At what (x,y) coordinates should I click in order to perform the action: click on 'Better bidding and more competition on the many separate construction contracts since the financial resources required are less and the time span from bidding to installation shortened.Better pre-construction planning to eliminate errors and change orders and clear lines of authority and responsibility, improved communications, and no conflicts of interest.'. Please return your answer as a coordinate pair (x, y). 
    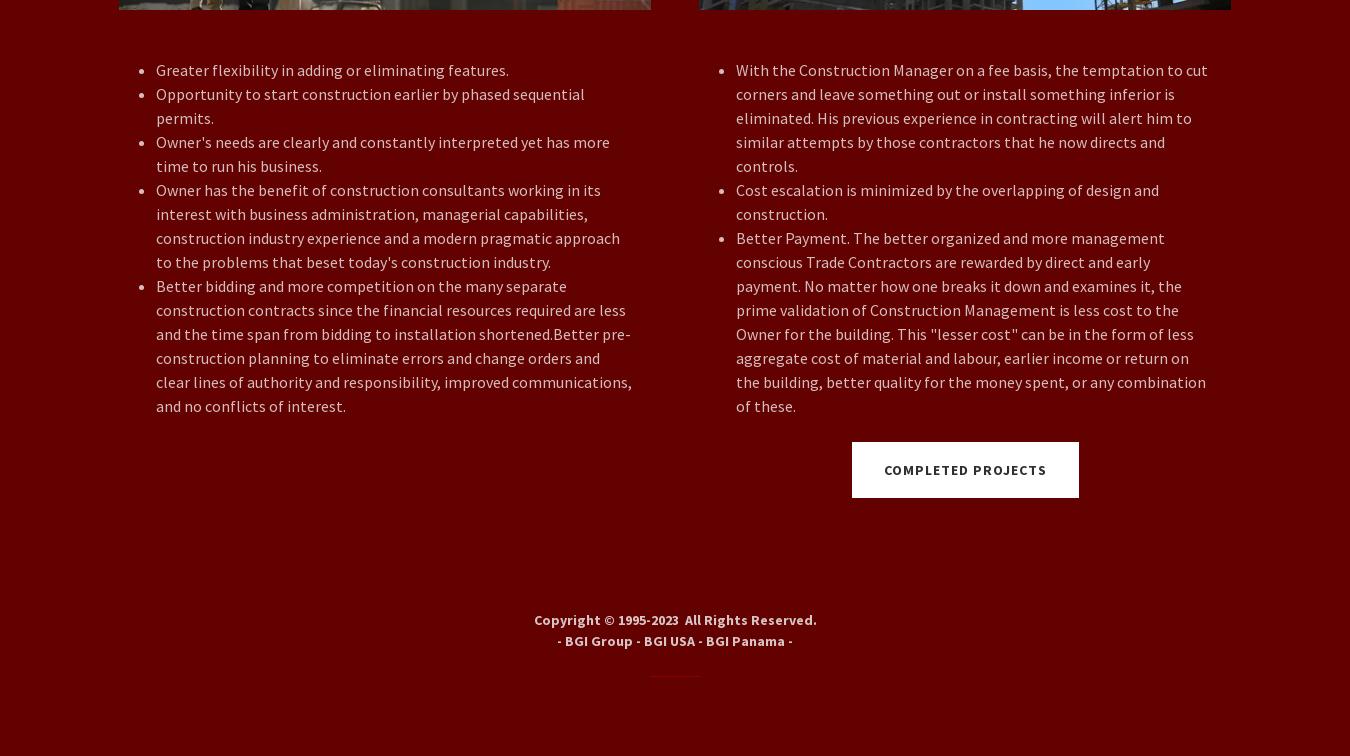
    Looking at the image, I should click on (392, 346).